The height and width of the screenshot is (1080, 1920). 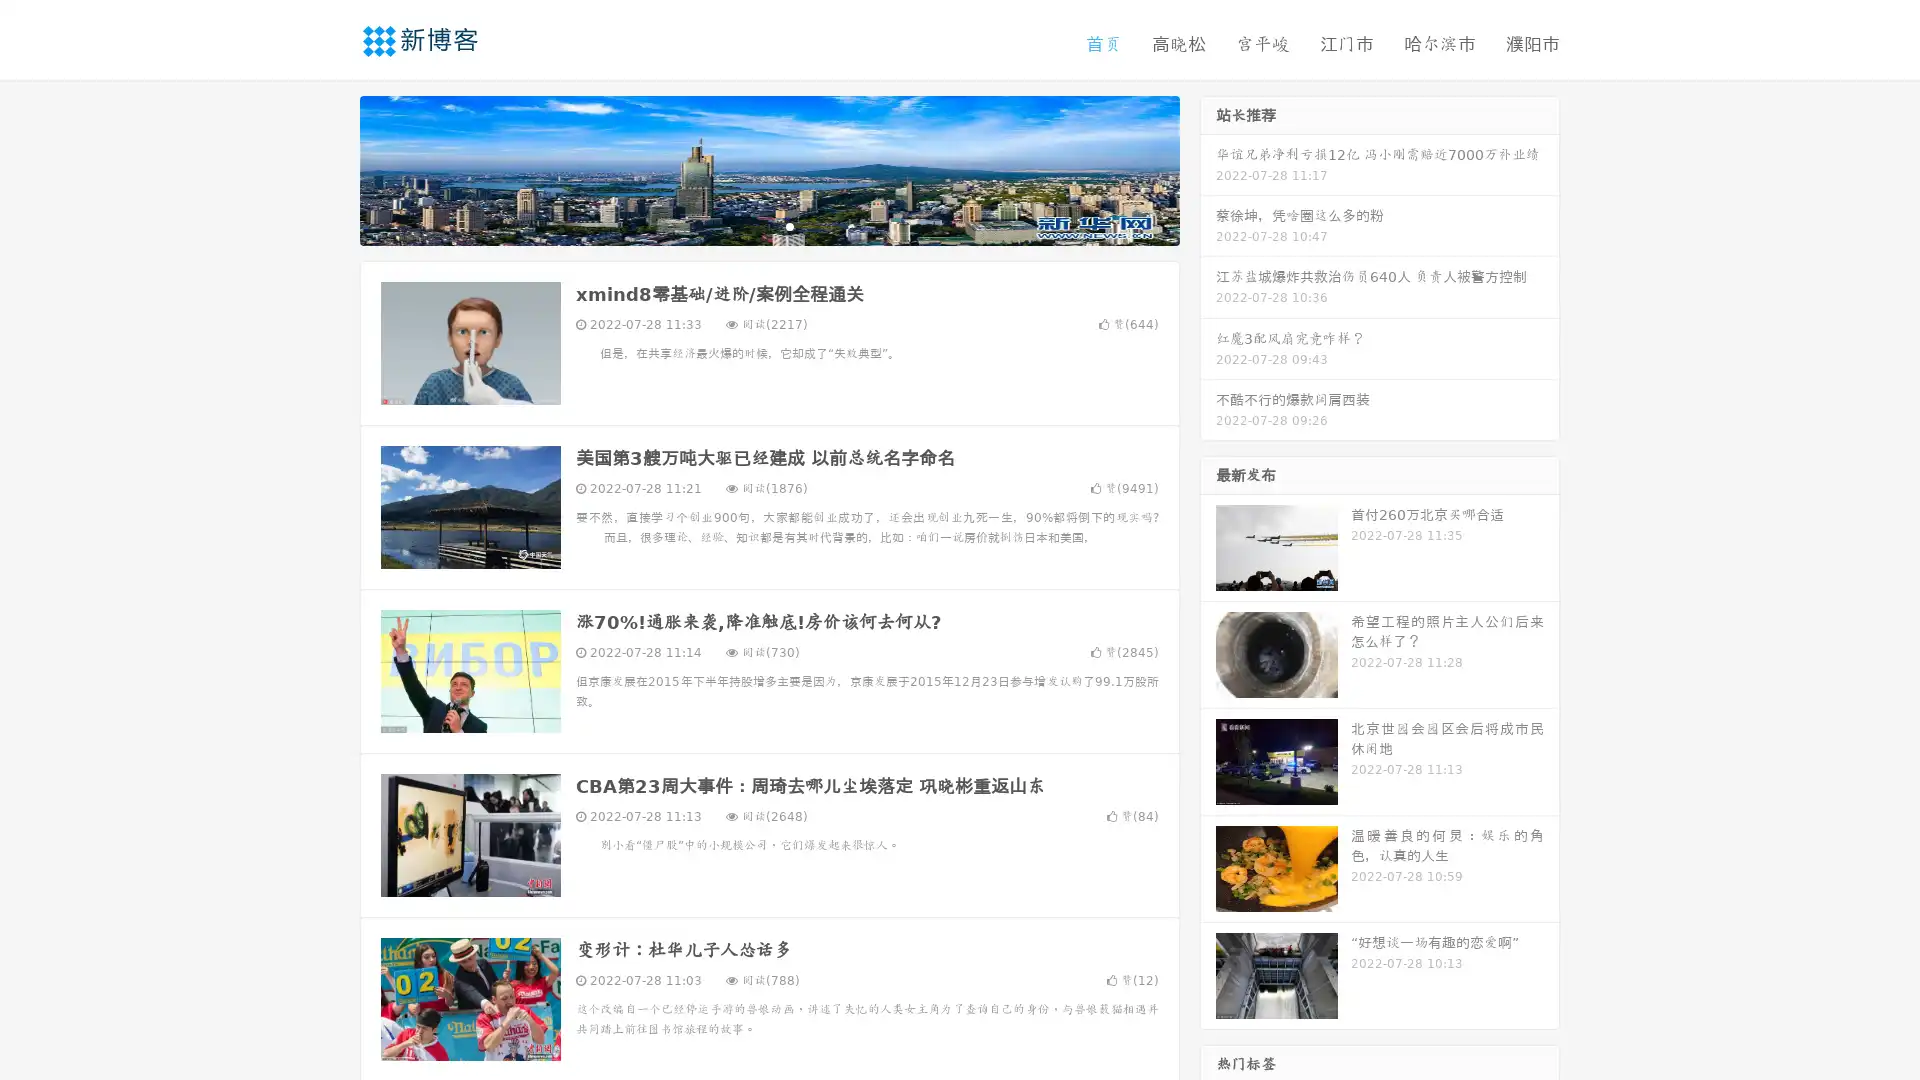 I want to click on Go to slide 2, so click(x=768, y=225).